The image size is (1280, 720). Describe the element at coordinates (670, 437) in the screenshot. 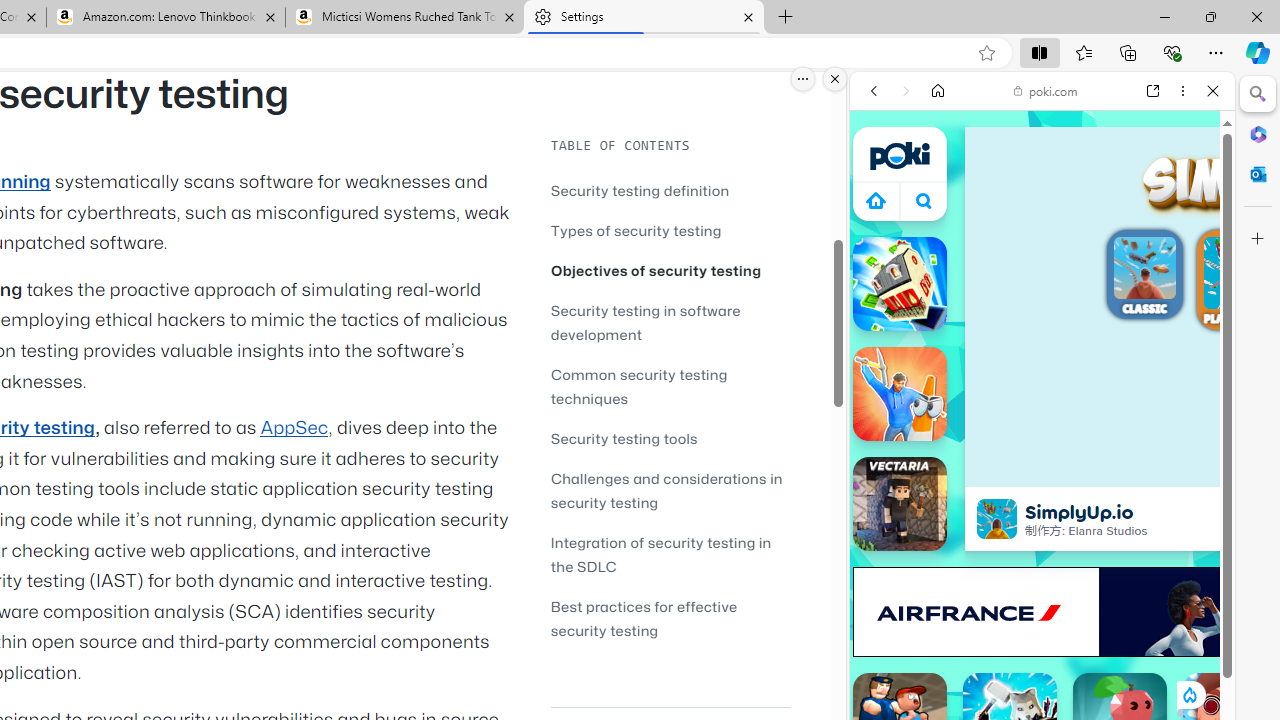

I see `'Security testing tools'` at that location.